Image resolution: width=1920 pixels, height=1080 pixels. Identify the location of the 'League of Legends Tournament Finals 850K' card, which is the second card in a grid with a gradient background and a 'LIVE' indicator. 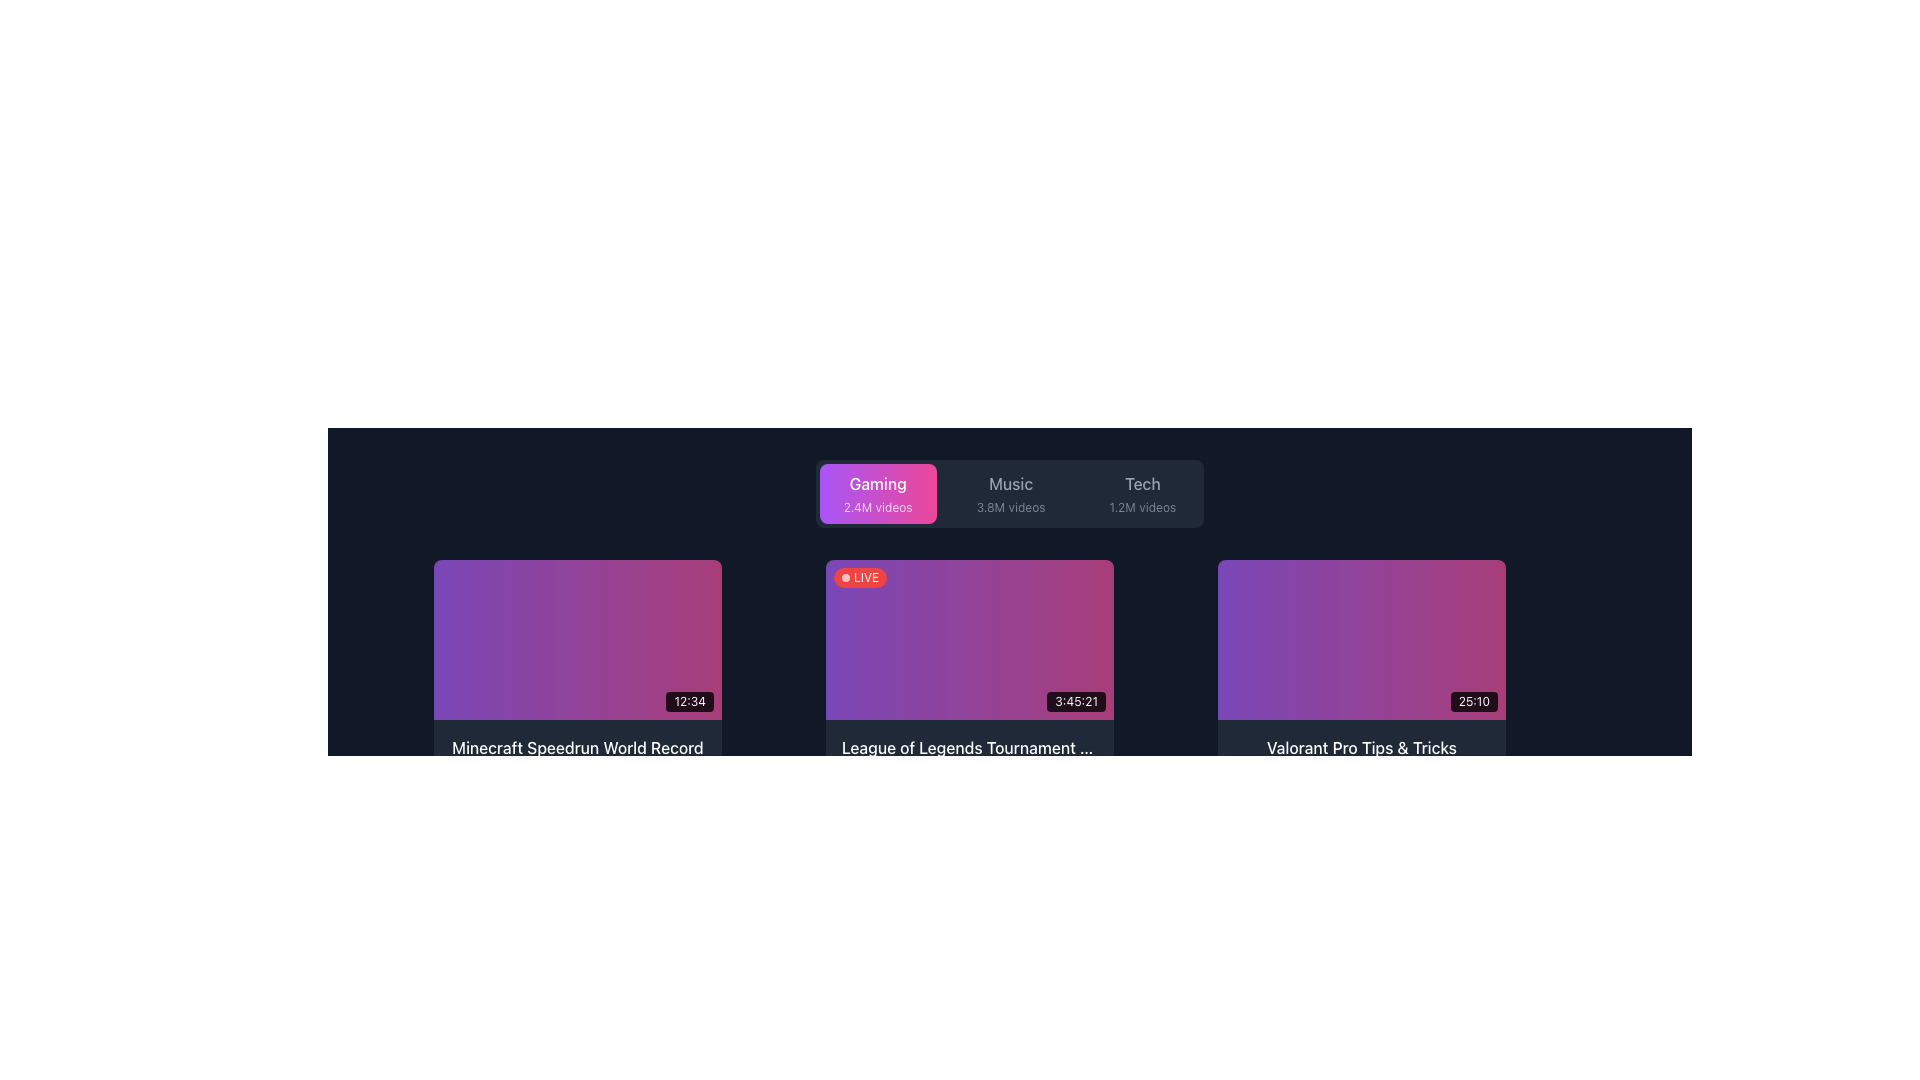
(969, 681).